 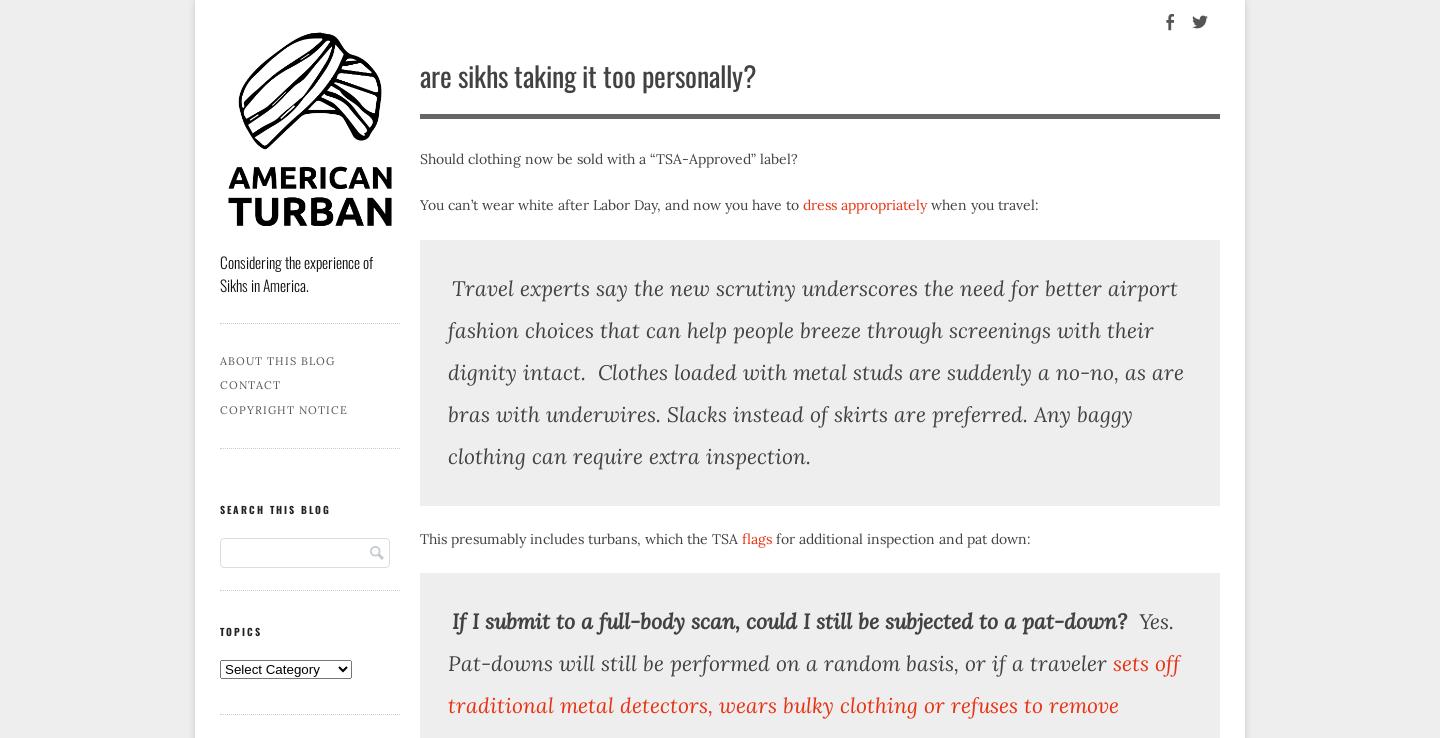 What do you see at coordinates (607, 157) in the screenshot?
I see `'Should clothing now be sold with a “TSA-Approved” label?'` at bounding box center [607, 157].